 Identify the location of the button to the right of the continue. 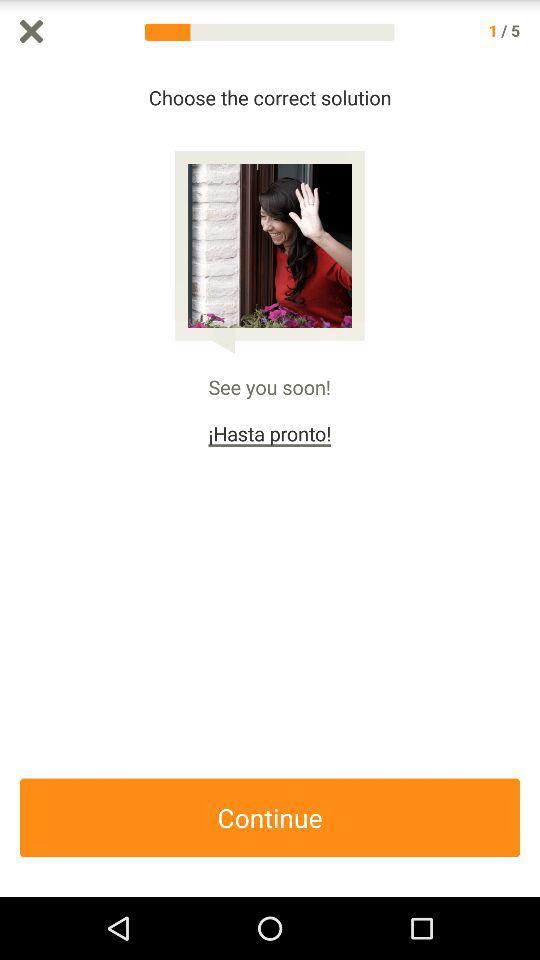
(530, 480).